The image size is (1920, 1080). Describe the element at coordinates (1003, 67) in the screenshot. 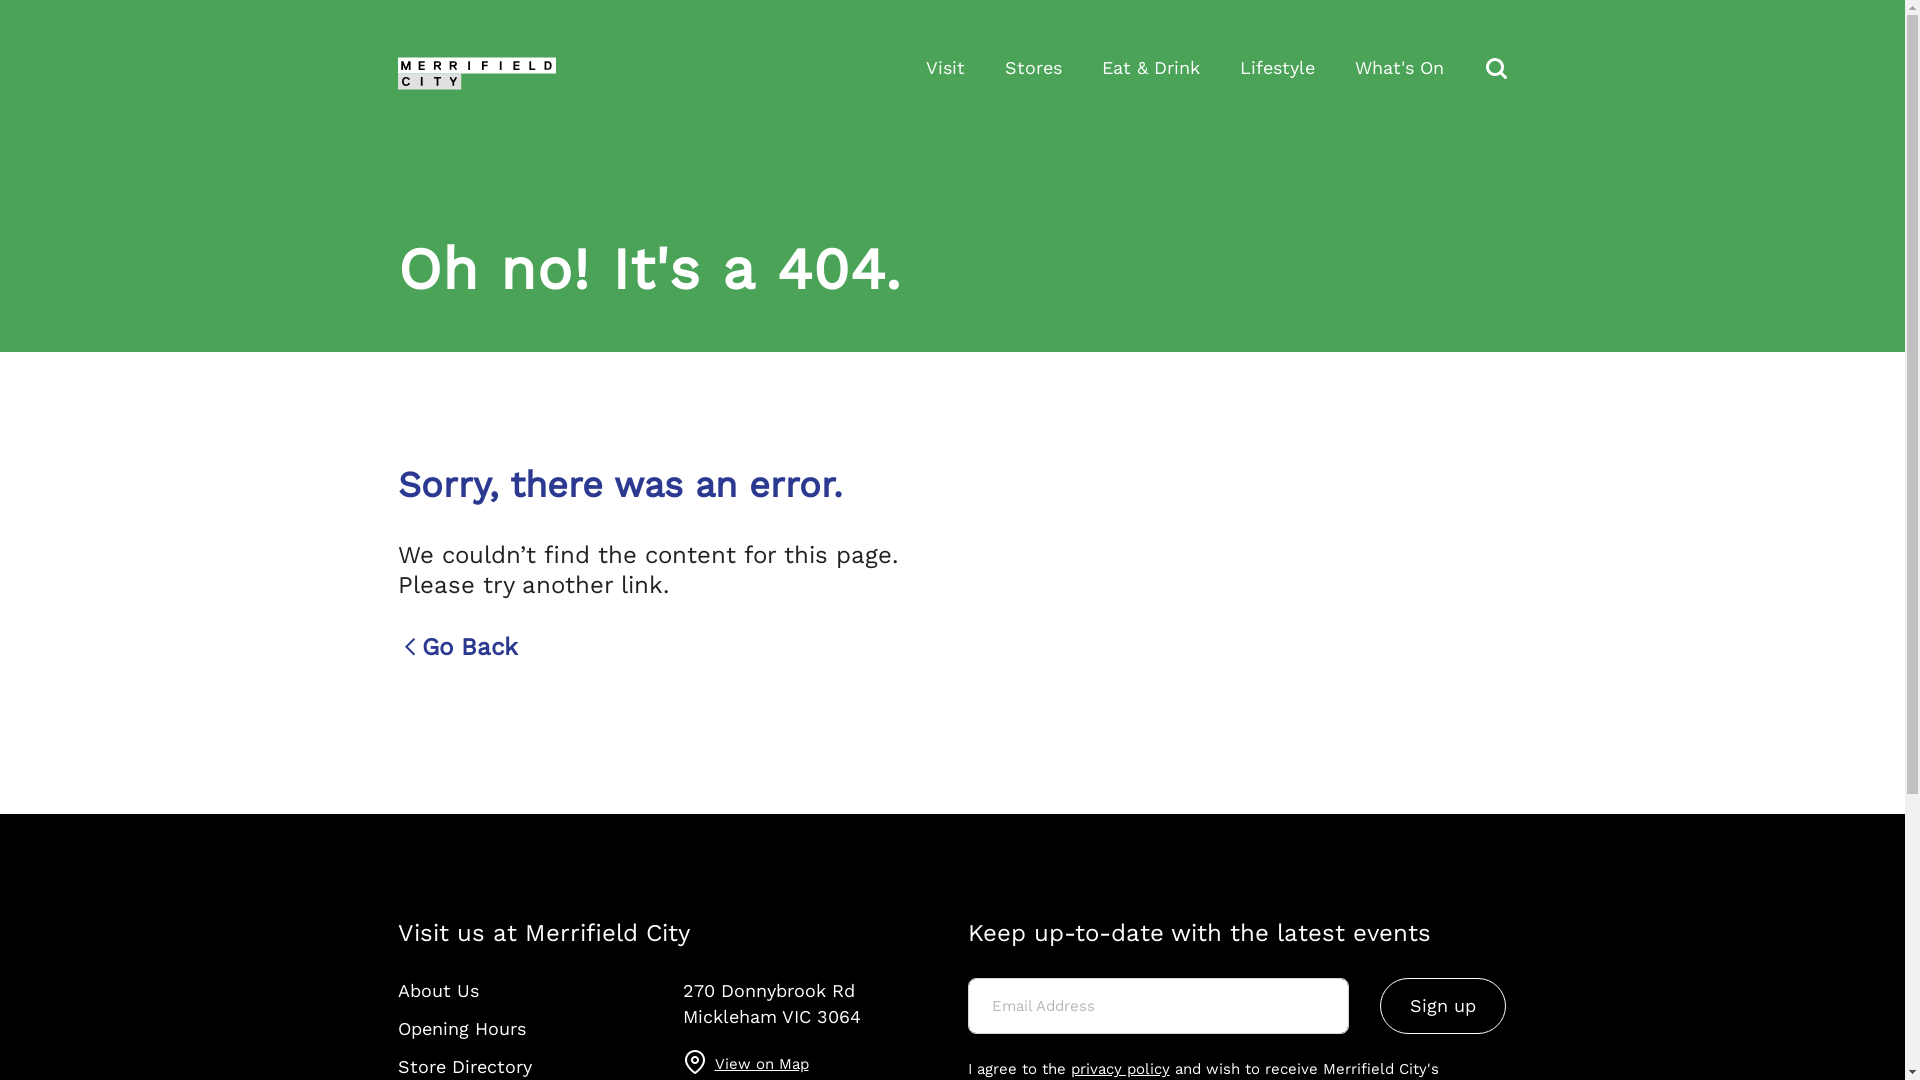

I see `'Stores'` at that location.